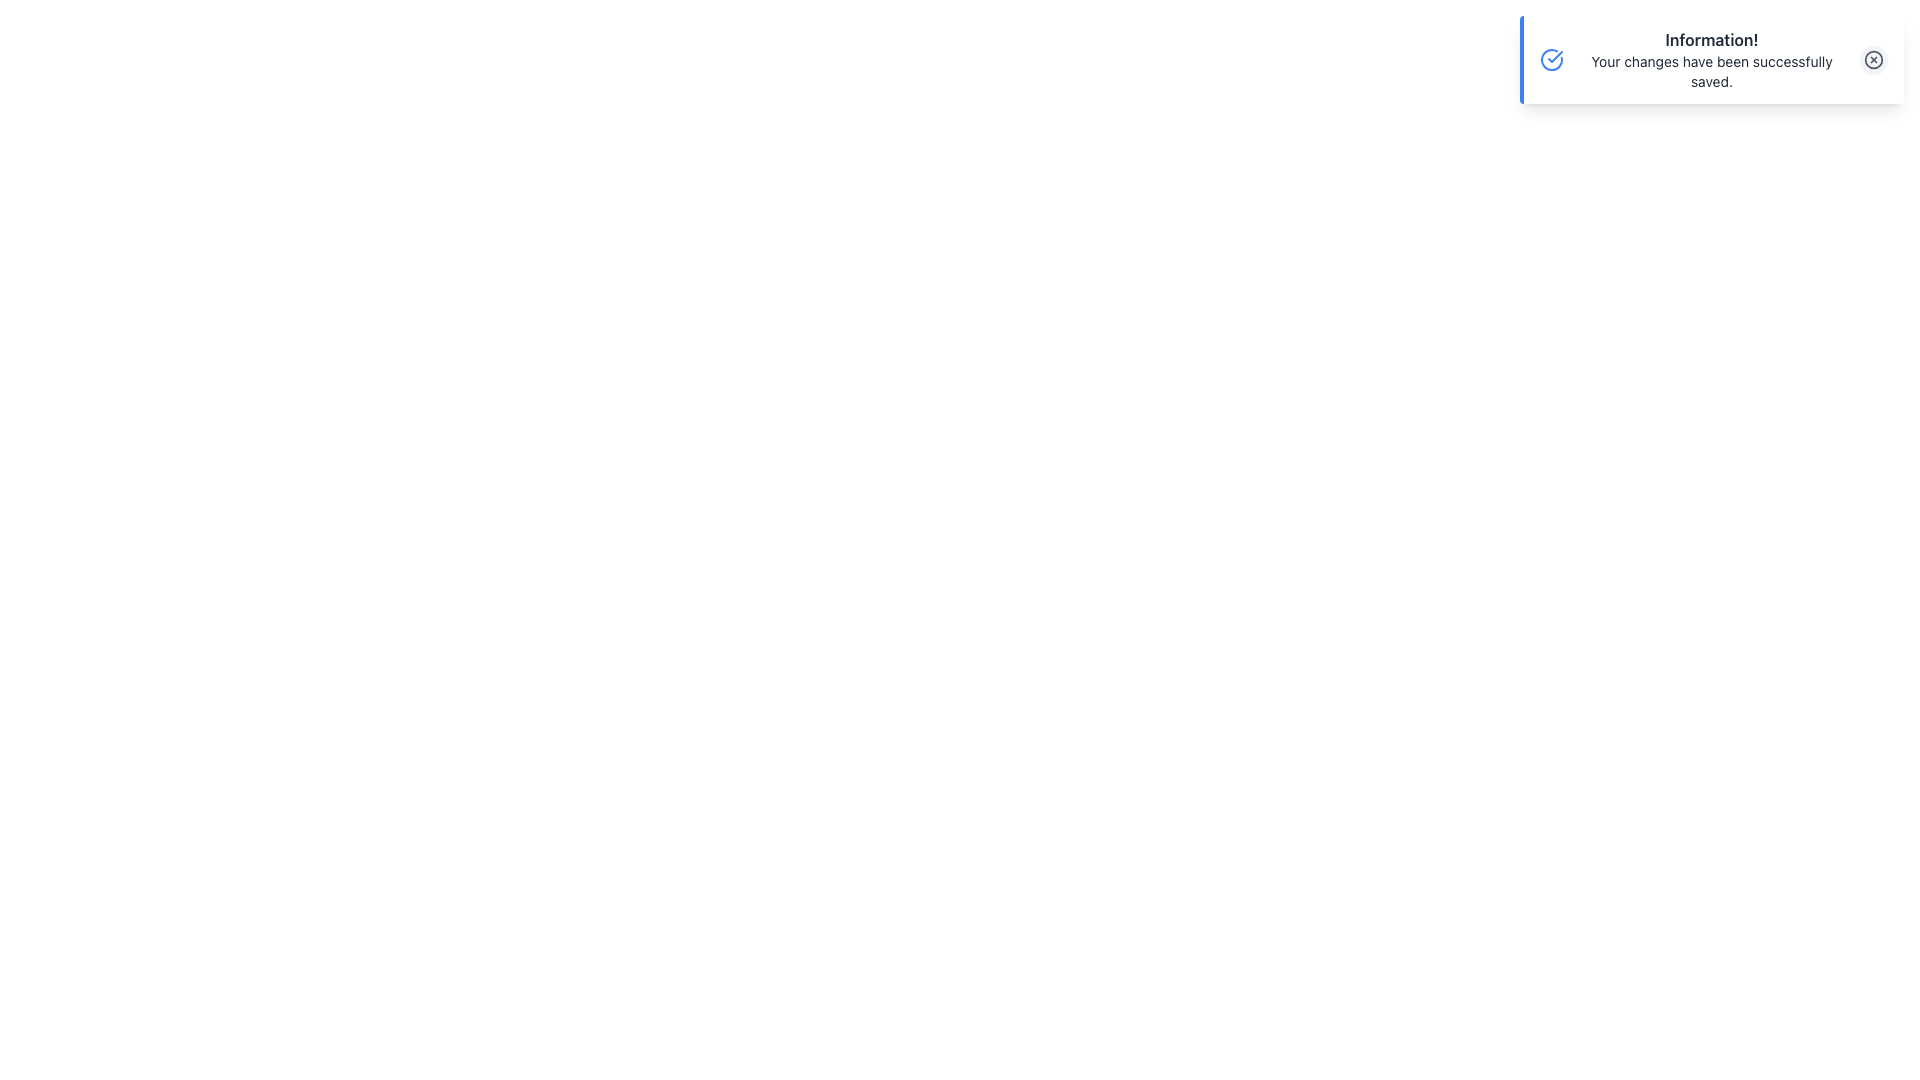 The width and height of the screenshot is (1920, 1080). I want to click on the circular SVG element that is part of a warning icon, located in the upper right corner of the notification banner indicating successful changes, so click(1872, 59).